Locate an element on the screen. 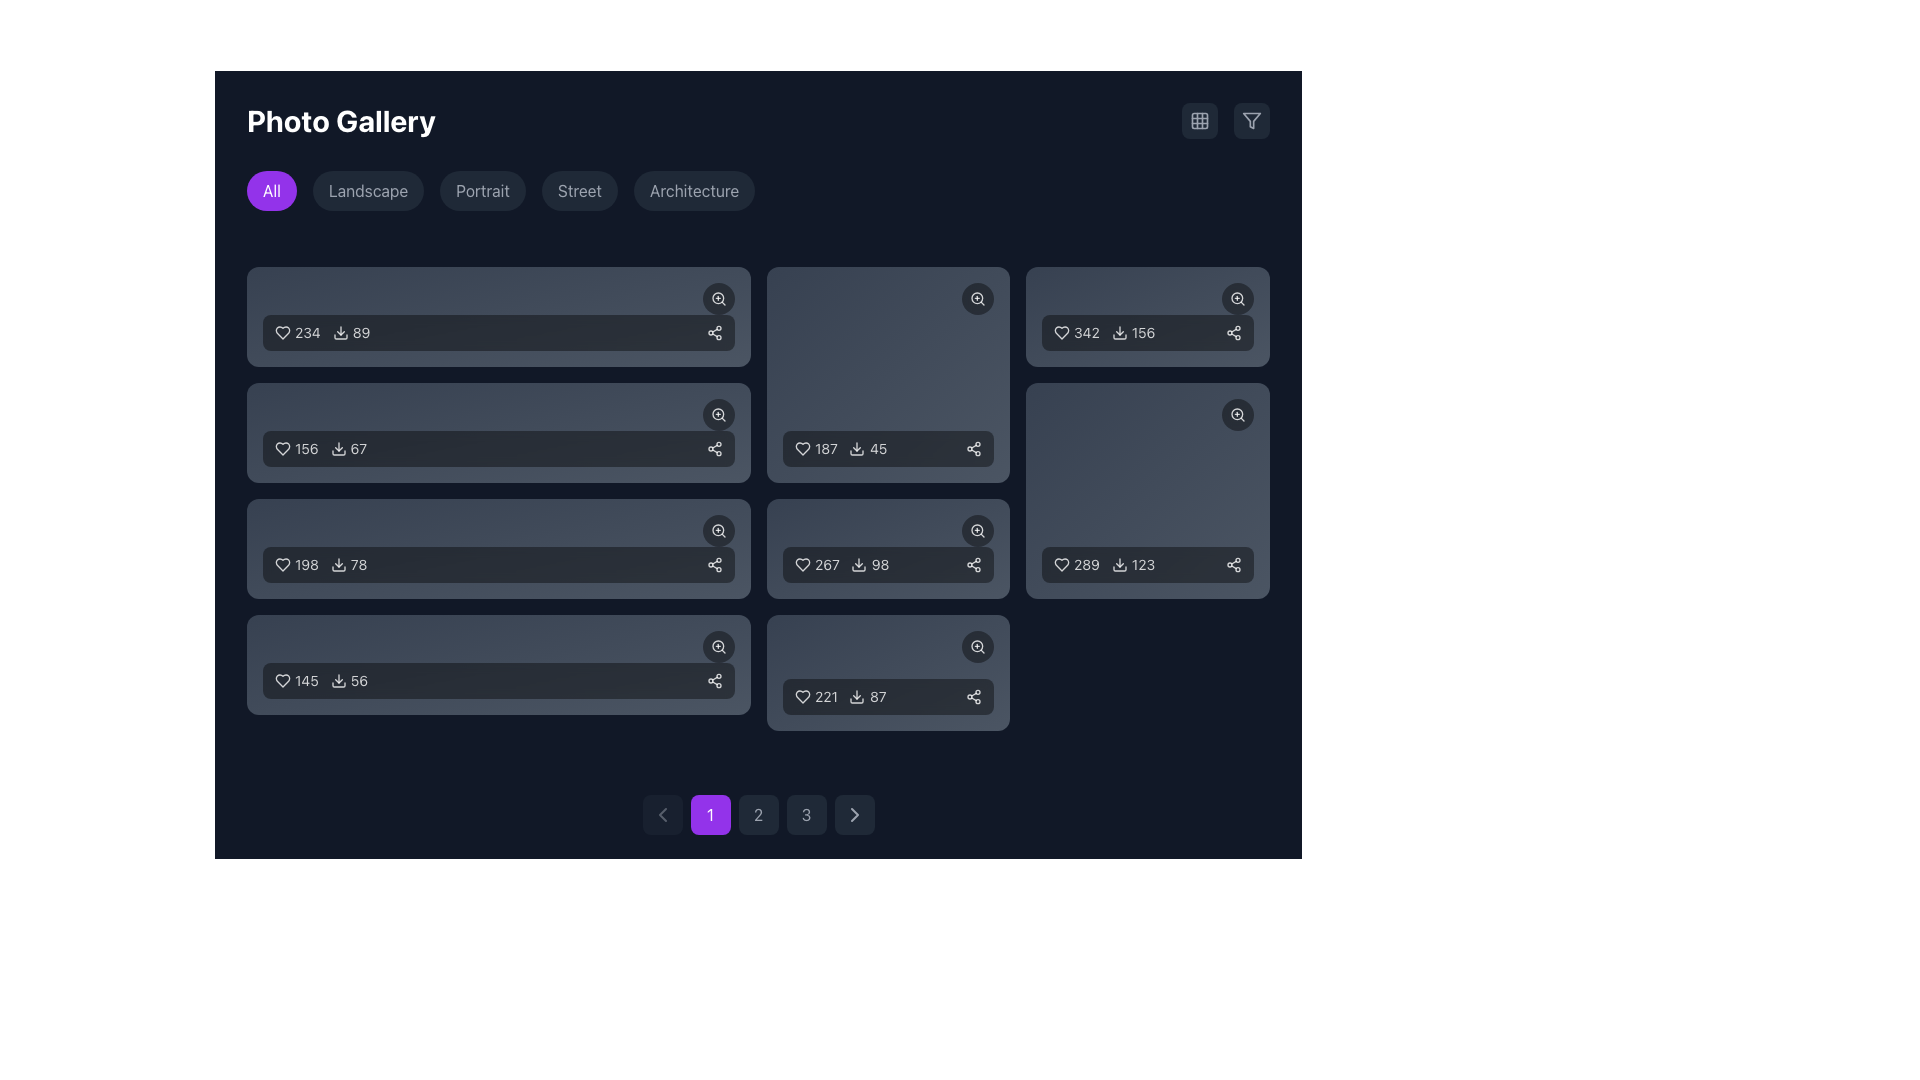 Image resolution: width=1920 pixels, height=1080 pixels. the Panel with interactive icons containing a heart icon, download icon, magnifying glass icon, and sharing icon is located at coordinates (498, 431).